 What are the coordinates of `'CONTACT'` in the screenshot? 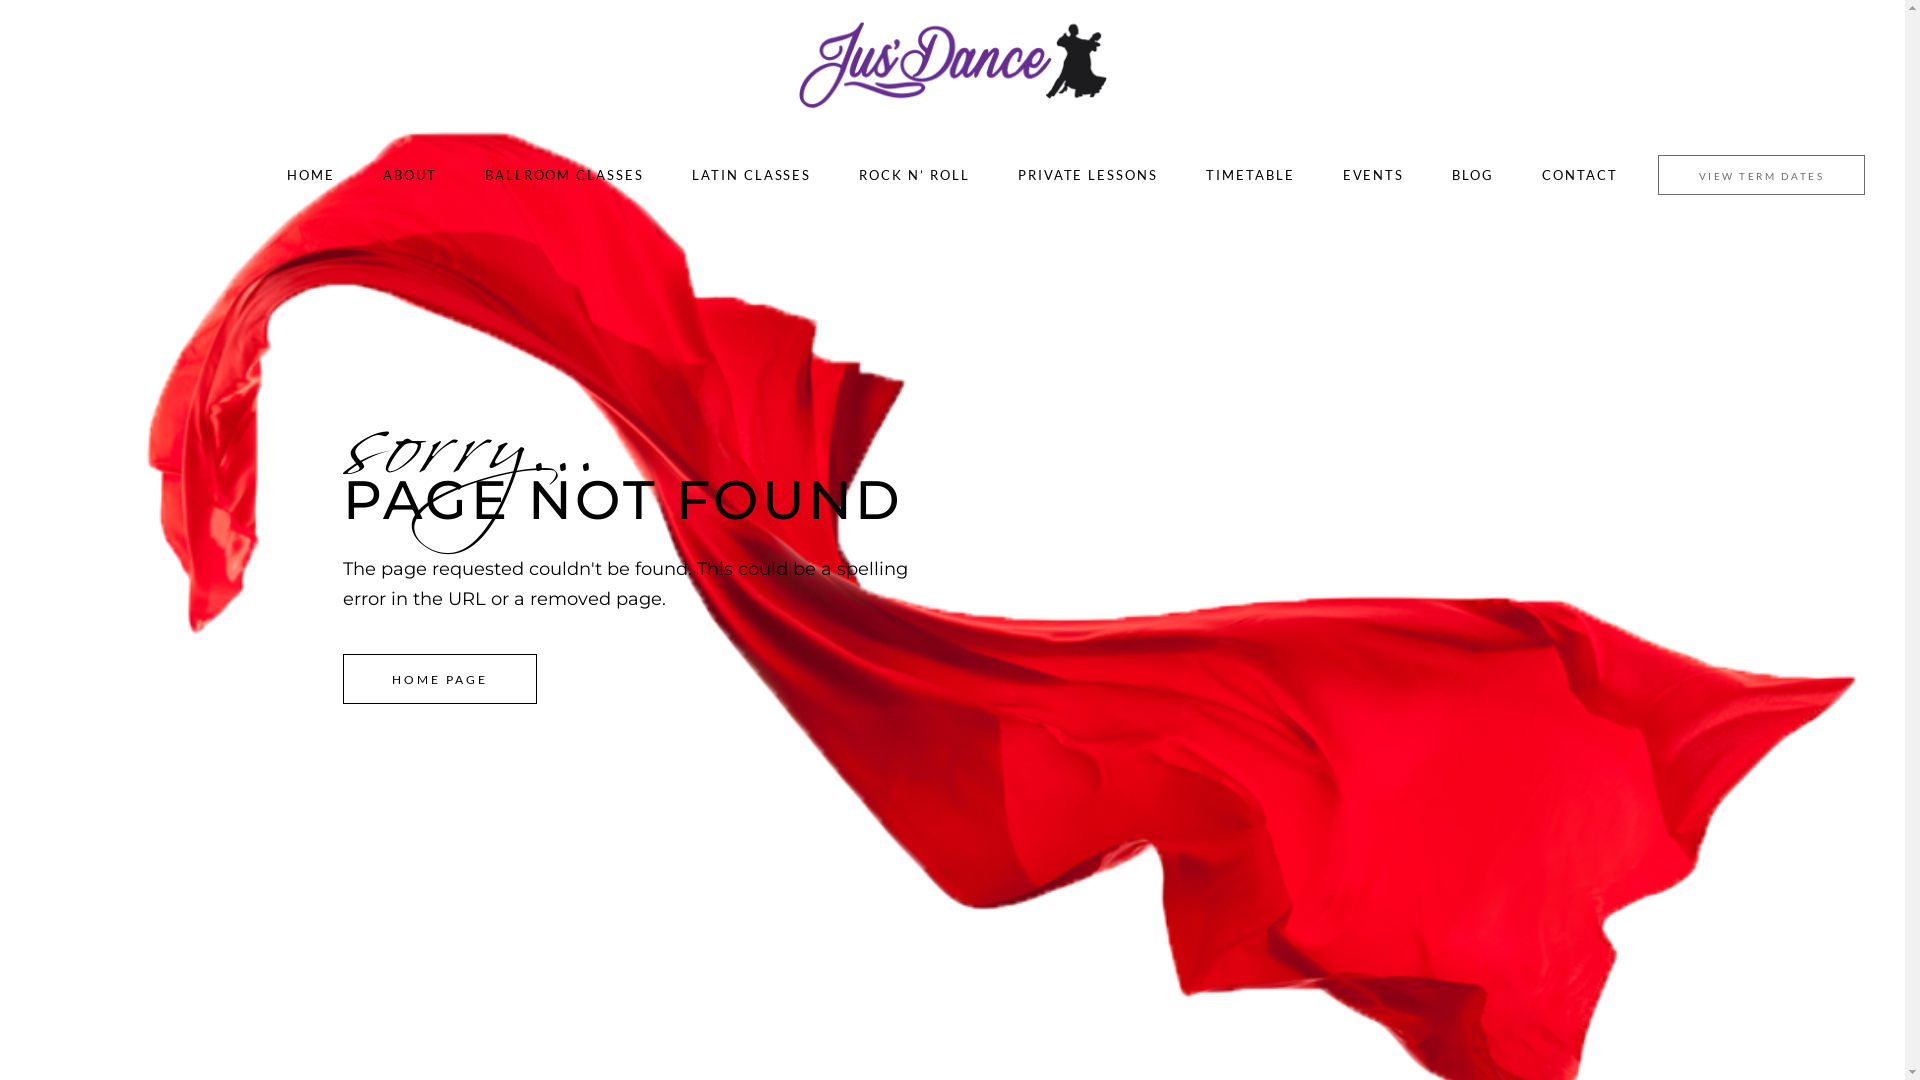 It's located at (1578, 173).